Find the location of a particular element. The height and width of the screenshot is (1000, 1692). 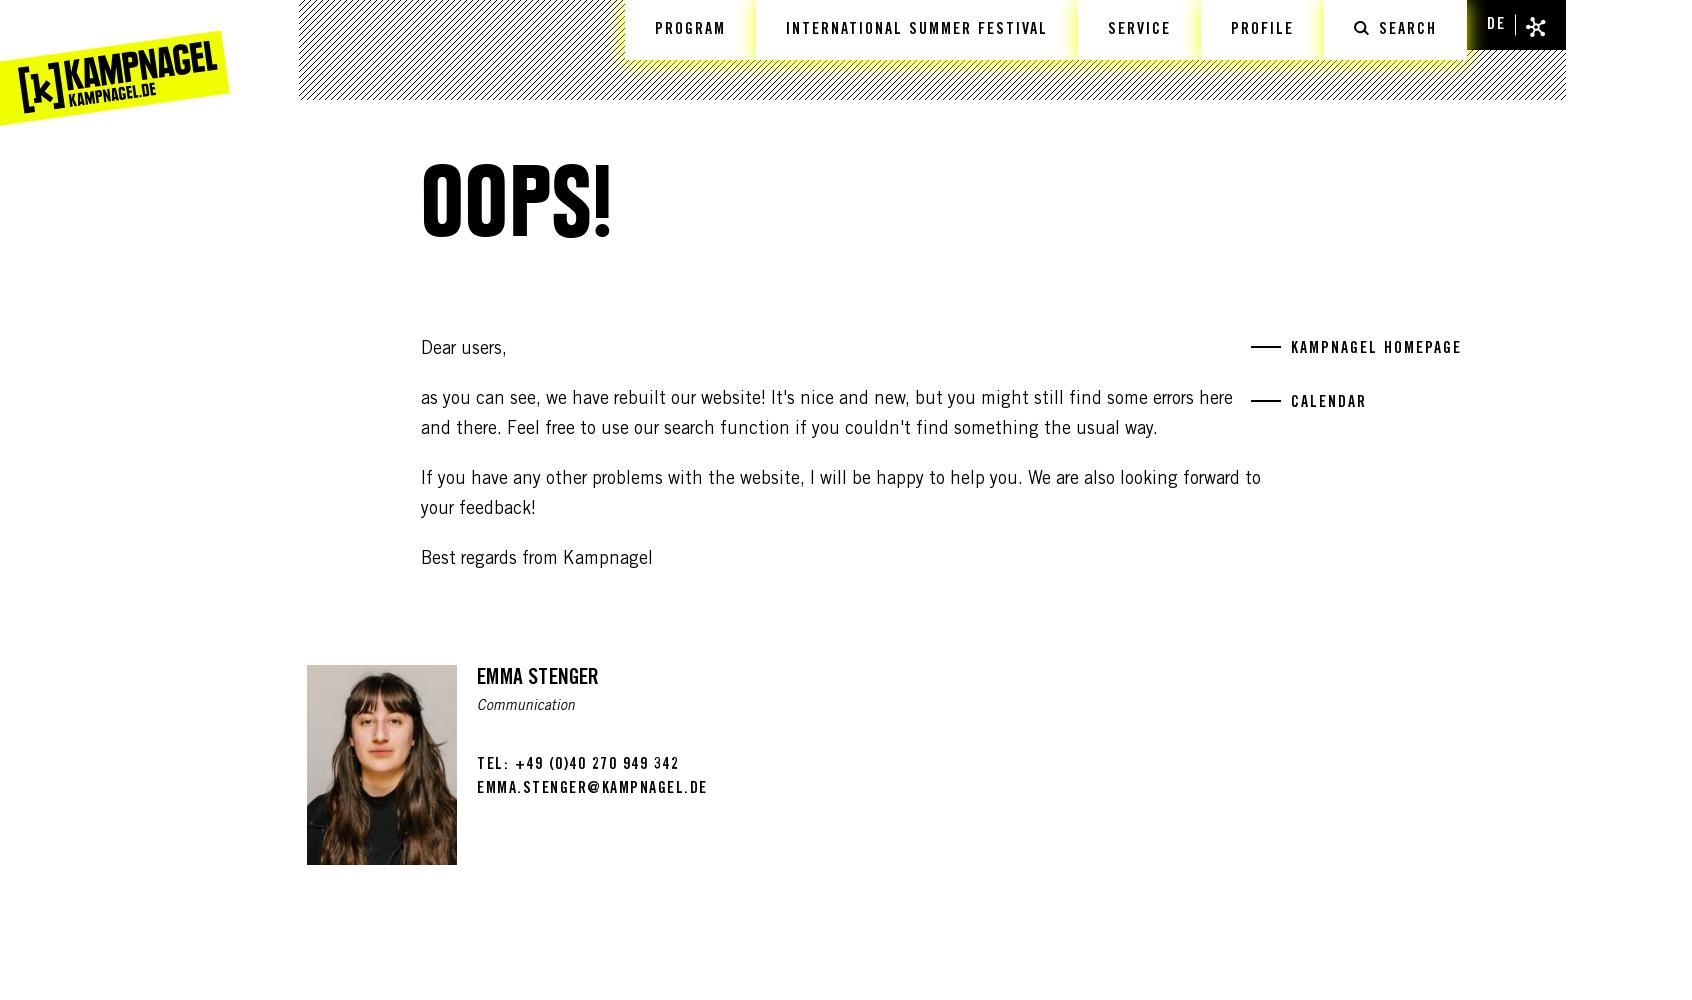

'Calendar' is located at coordinates (1328, 403).